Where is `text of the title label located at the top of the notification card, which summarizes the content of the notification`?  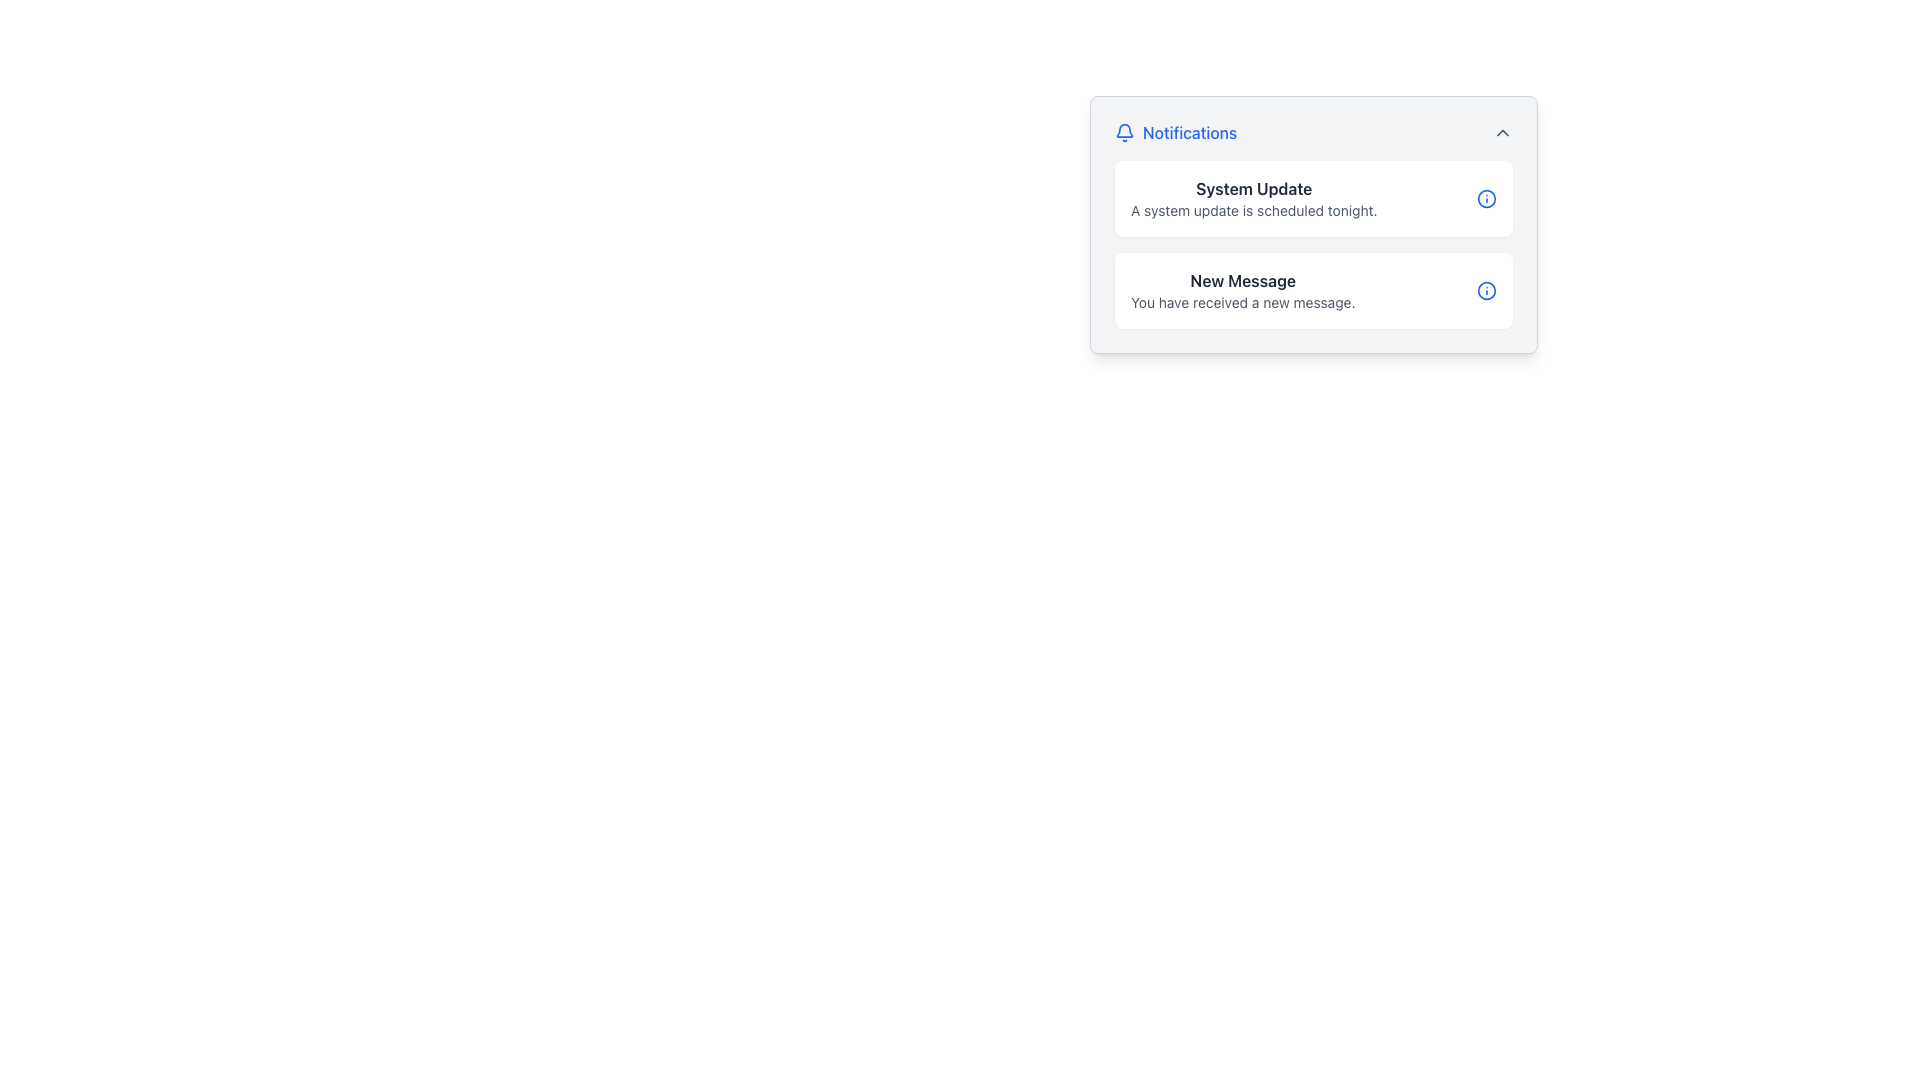 text of the title label located at the top of the notification card, which summarizes the content of the notification is located at coordinates (1242, 281).